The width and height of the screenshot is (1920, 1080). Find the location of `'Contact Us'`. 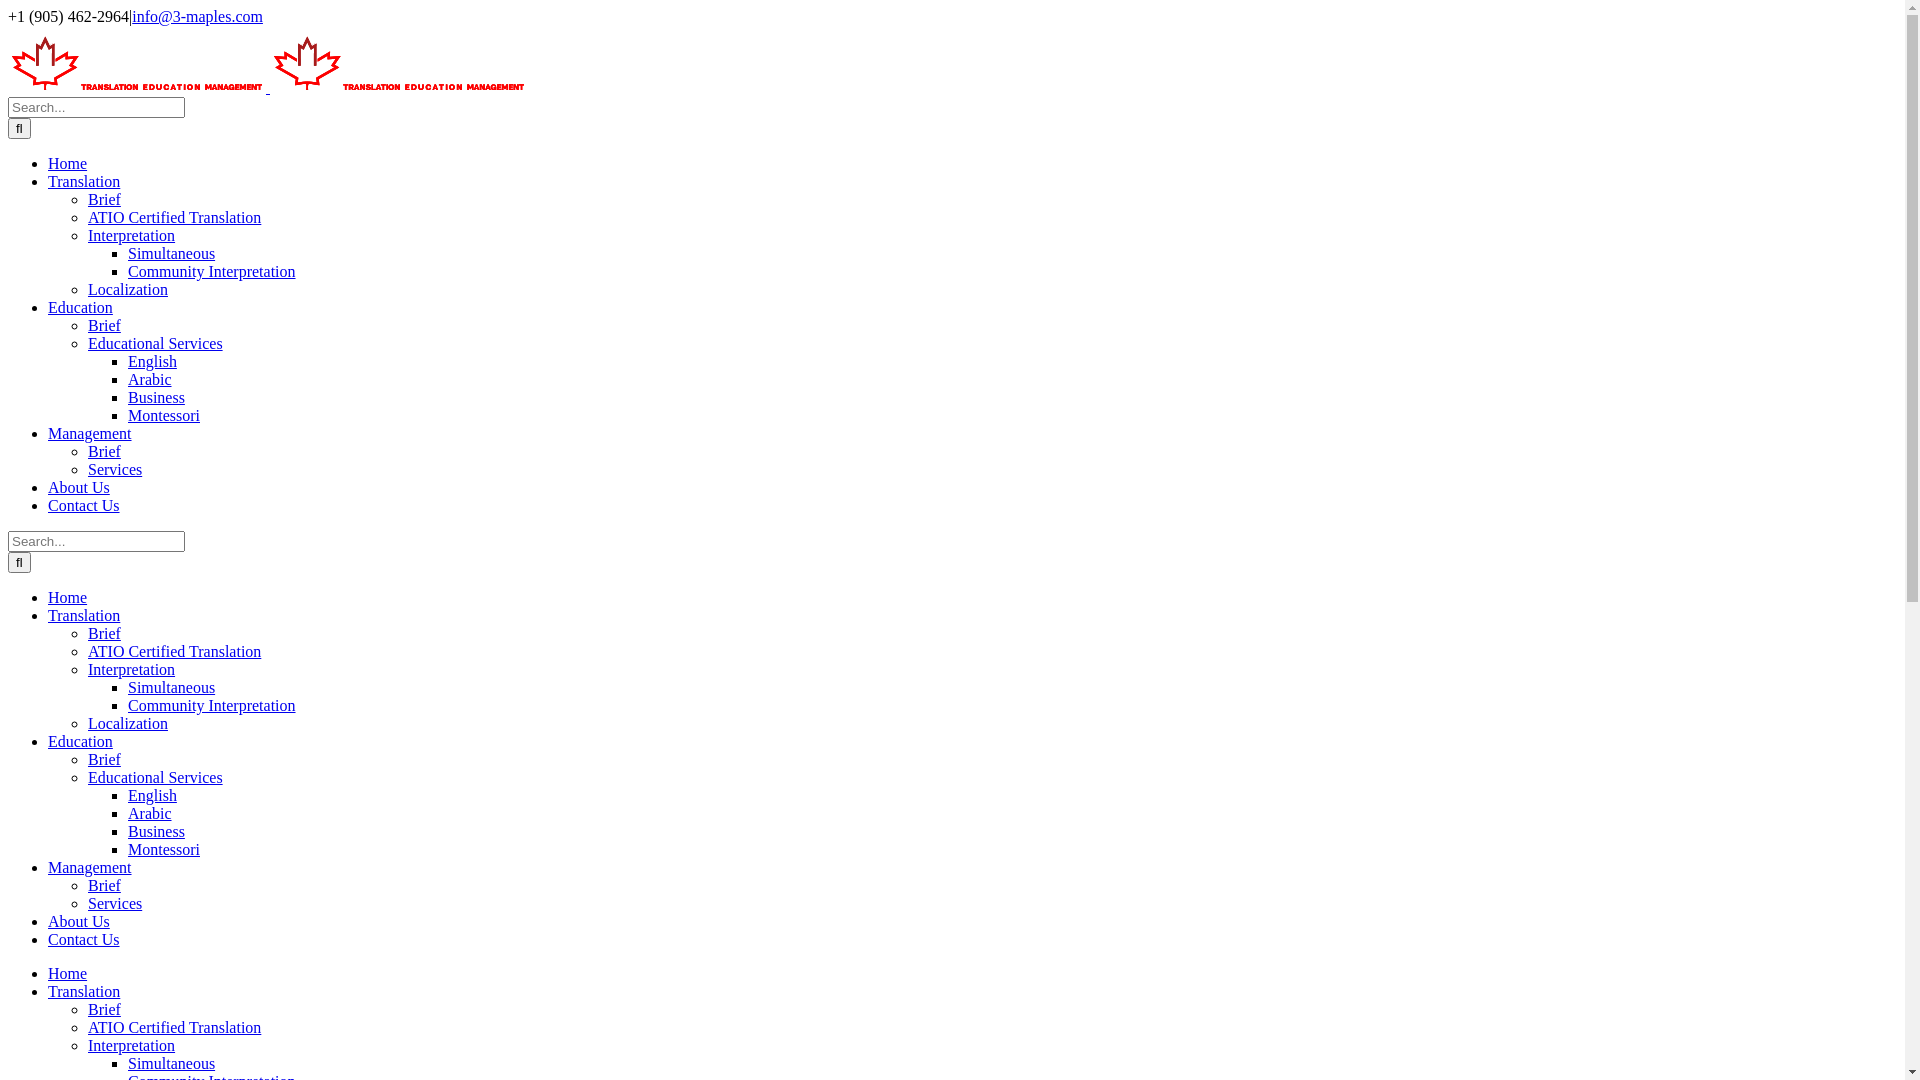

'Contact Us' is located at coordinates (48, 504).